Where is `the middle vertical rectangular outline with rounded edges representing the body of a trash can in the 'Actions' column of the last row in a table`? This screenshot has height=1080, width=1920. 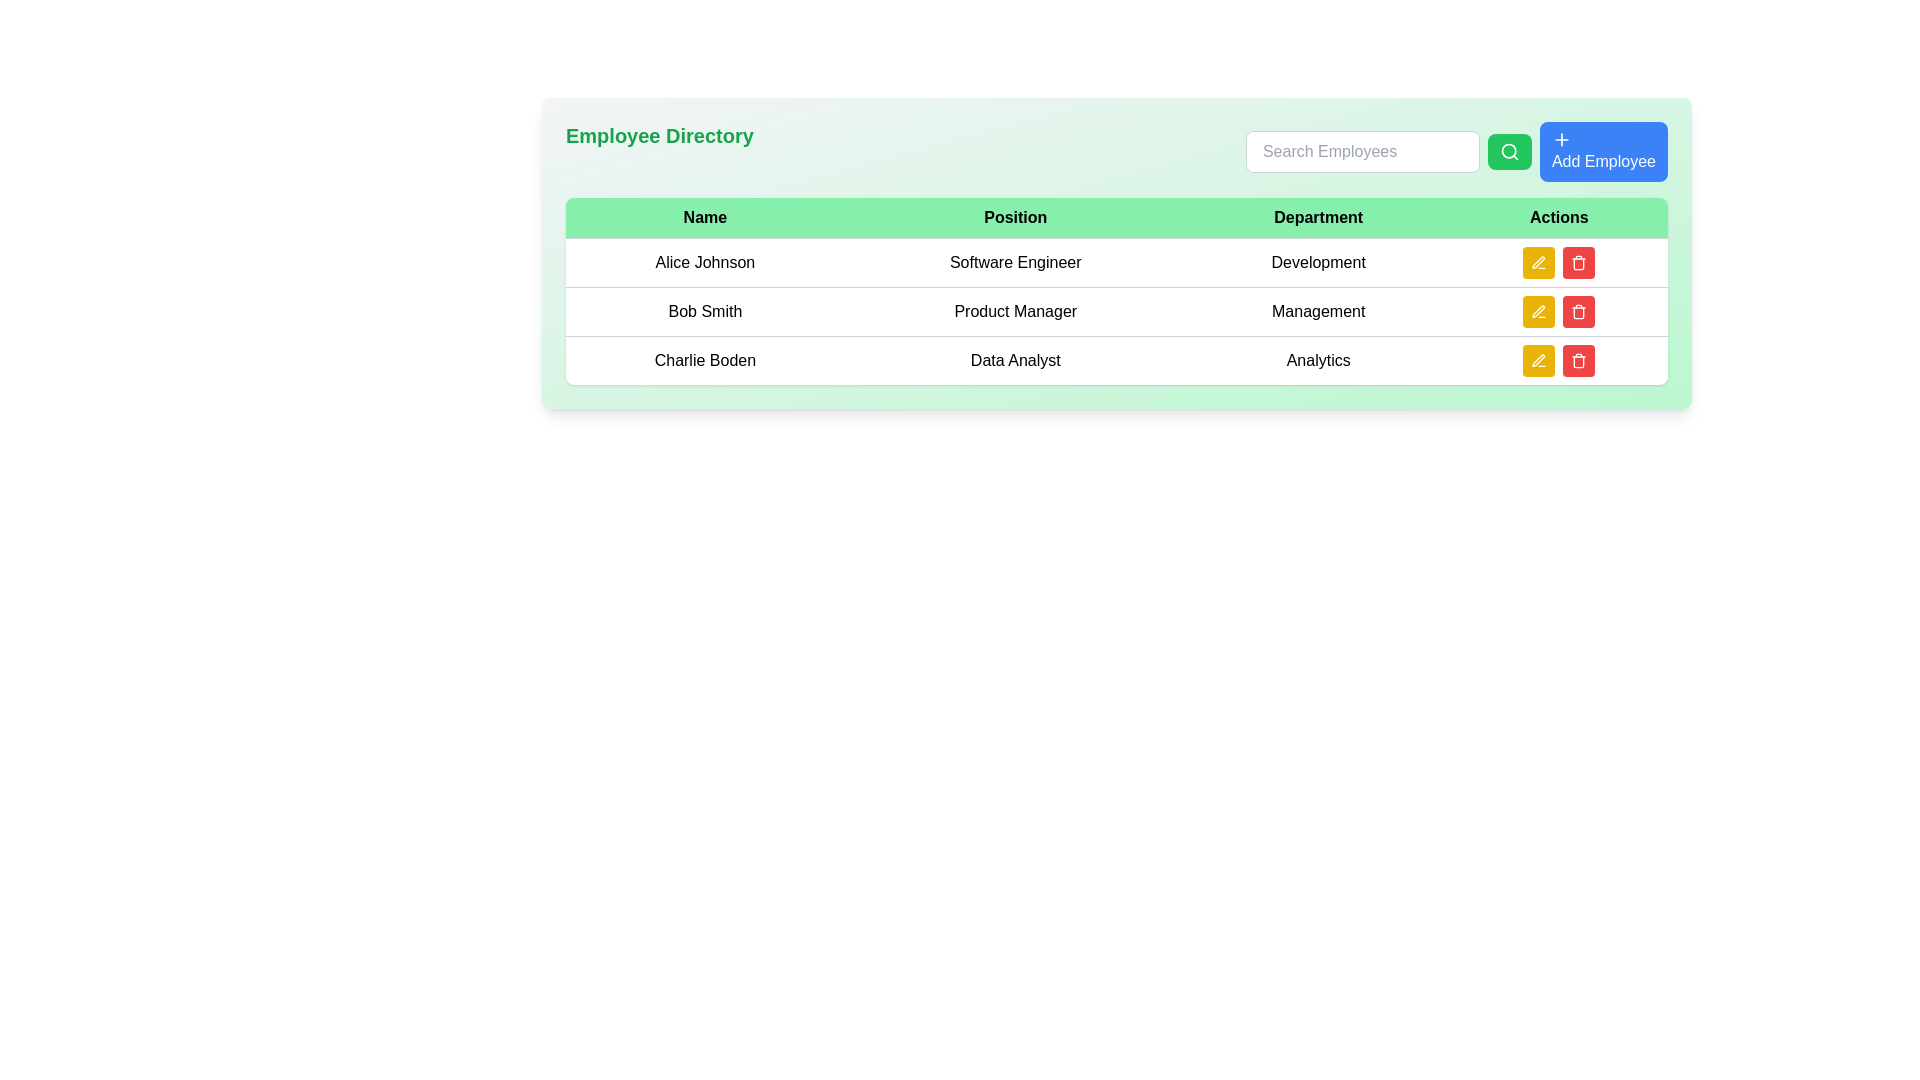
the middle vertical rectangular outline with rounded edges representing the body of a trash can in the 'Actions' column of the last row in a table is located at coordinates (1578, 362).